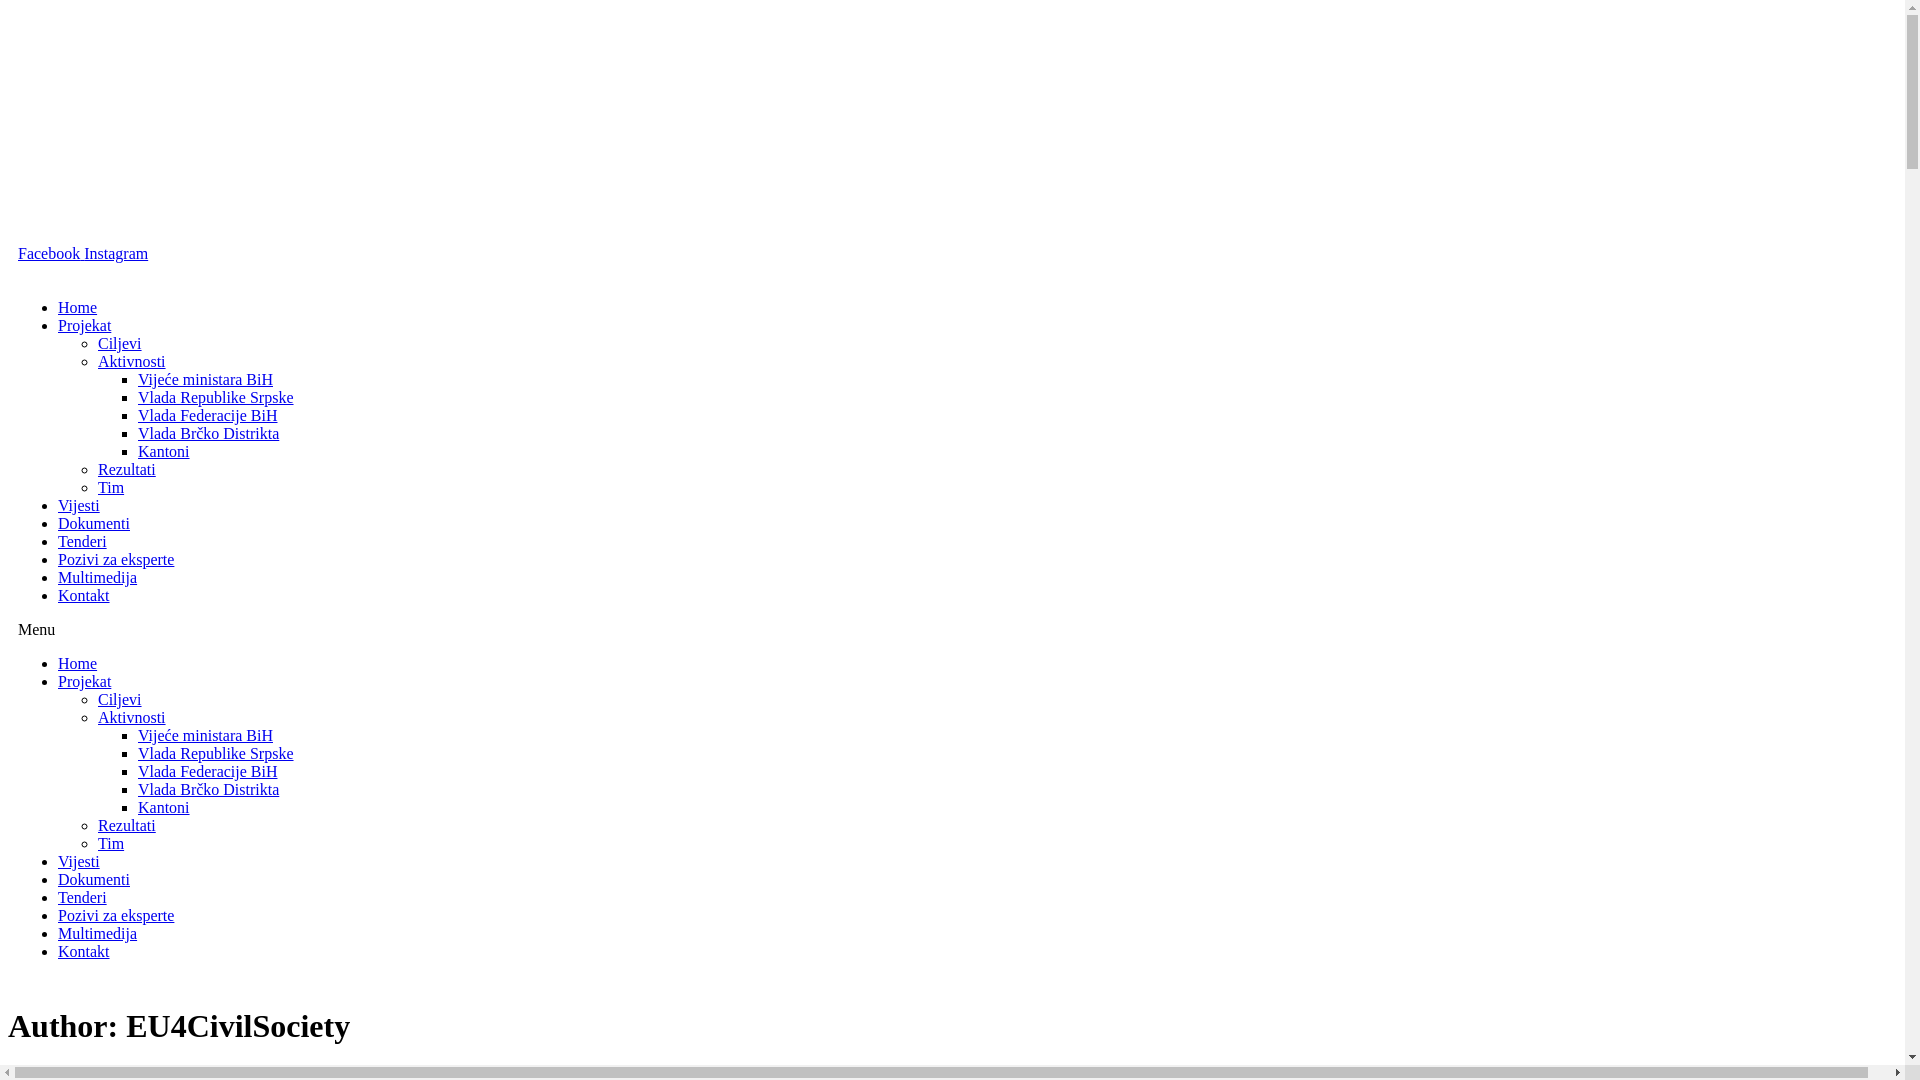  I want to click on 'Kontakt', so click(82, 950).